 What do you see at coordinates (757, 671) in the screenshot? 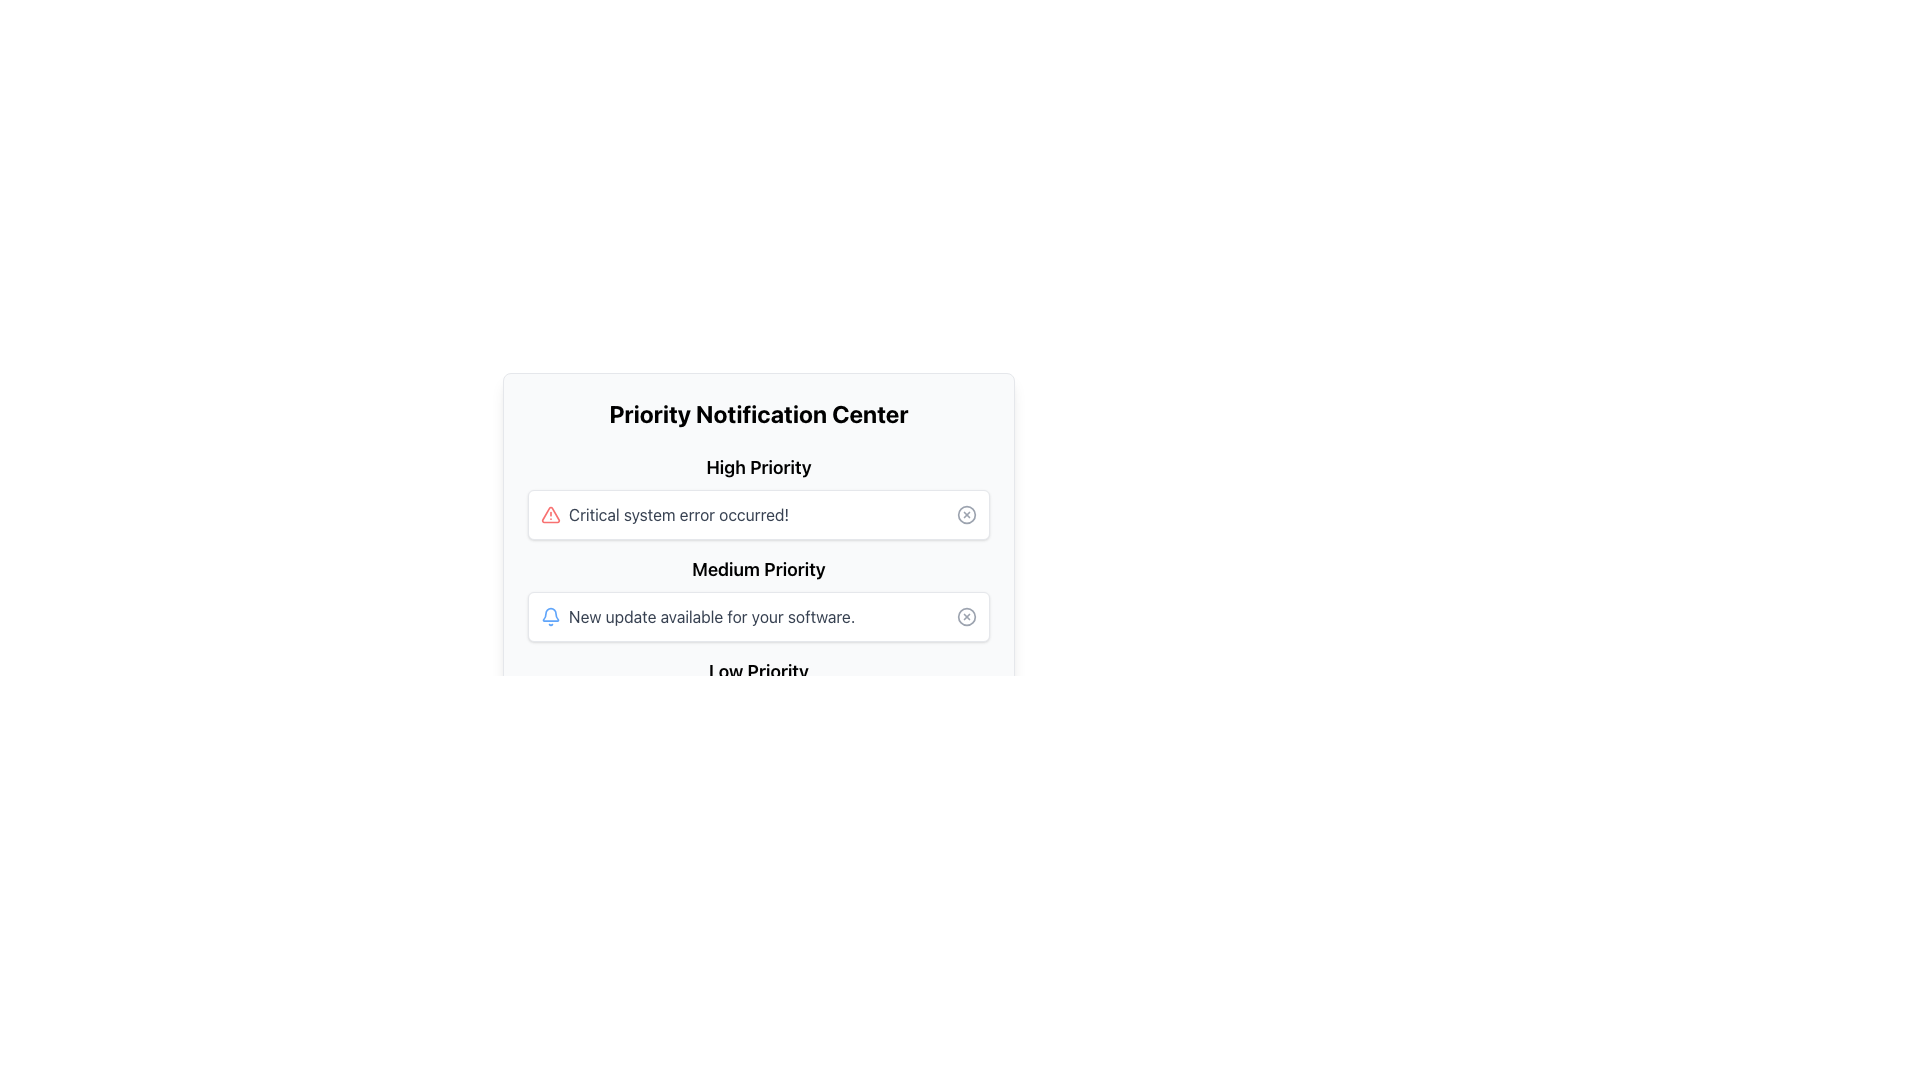
I see `the 'Low Priority' text label which is bold, capitalized, and prominently displayed as the third heading in a vertical list of headings` at bounding box center [757, 671].